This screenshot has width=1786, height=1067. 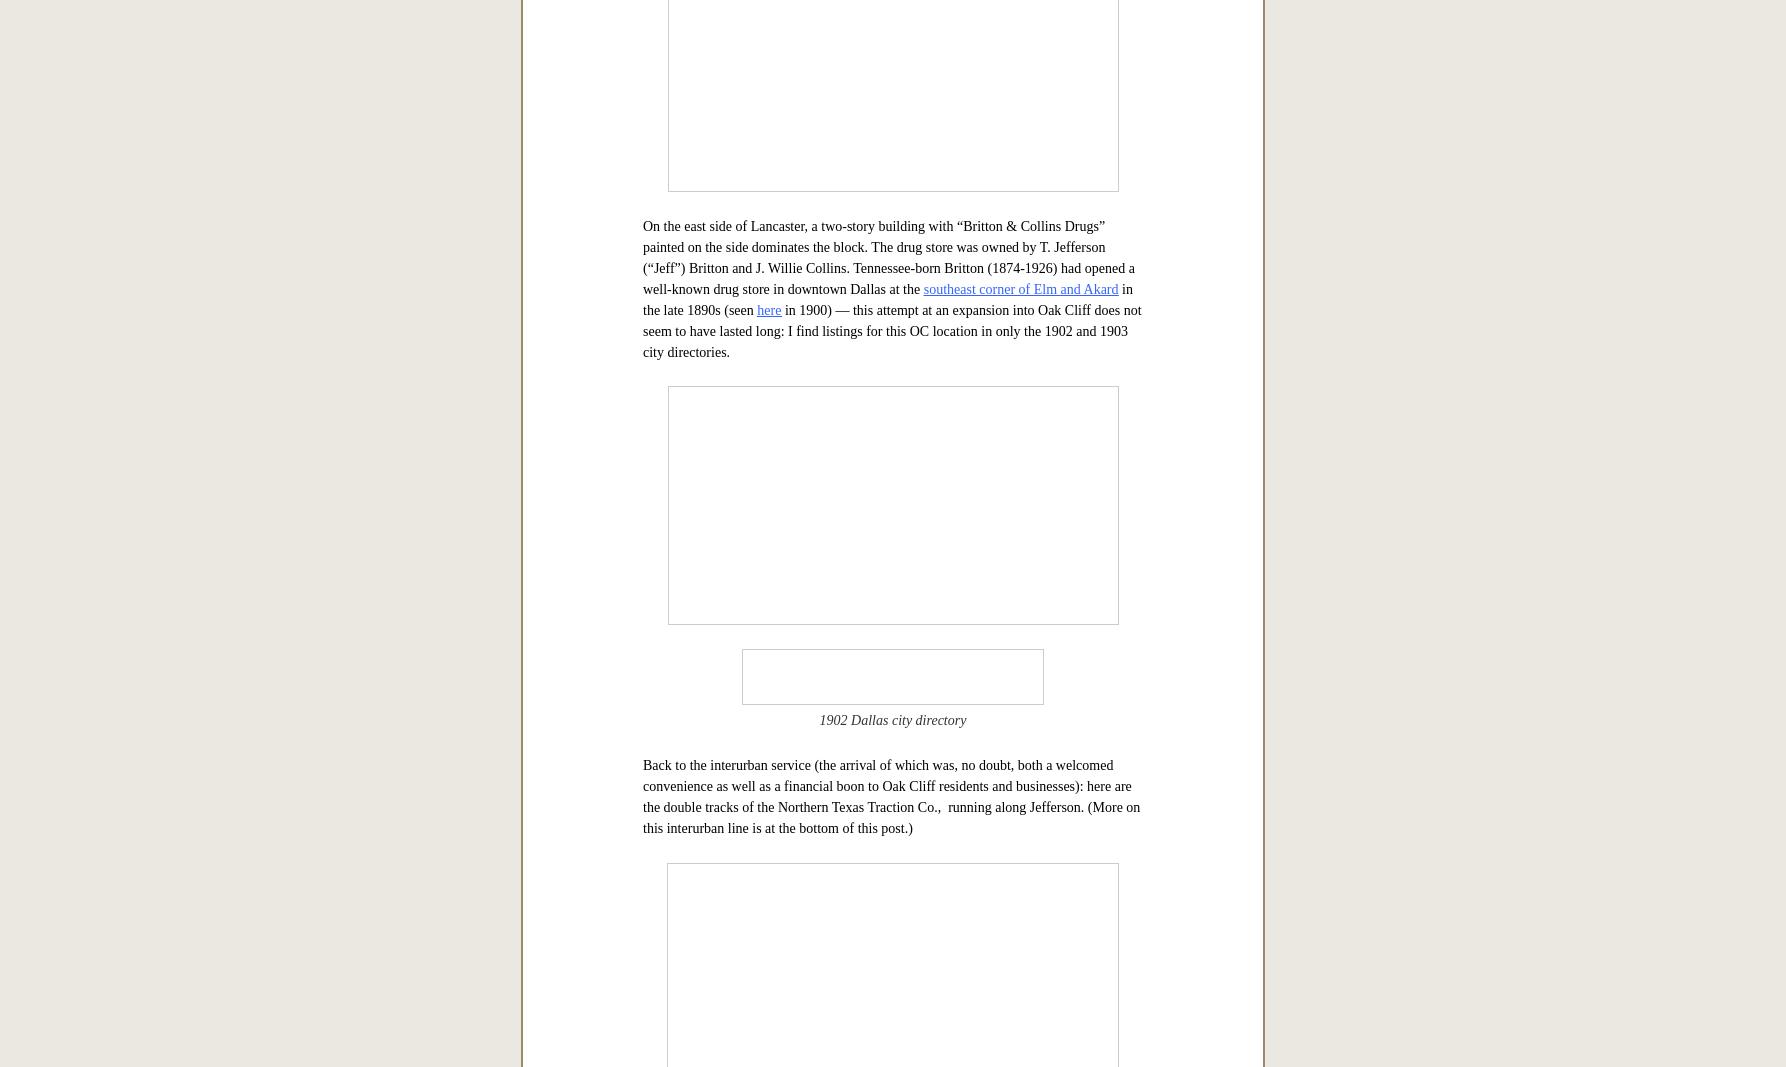 What do you see at coordinates (1020, 916) in the screenshot?
I see `'southeast corner of Elm and Akard'` at bounding box center [1020, 916].